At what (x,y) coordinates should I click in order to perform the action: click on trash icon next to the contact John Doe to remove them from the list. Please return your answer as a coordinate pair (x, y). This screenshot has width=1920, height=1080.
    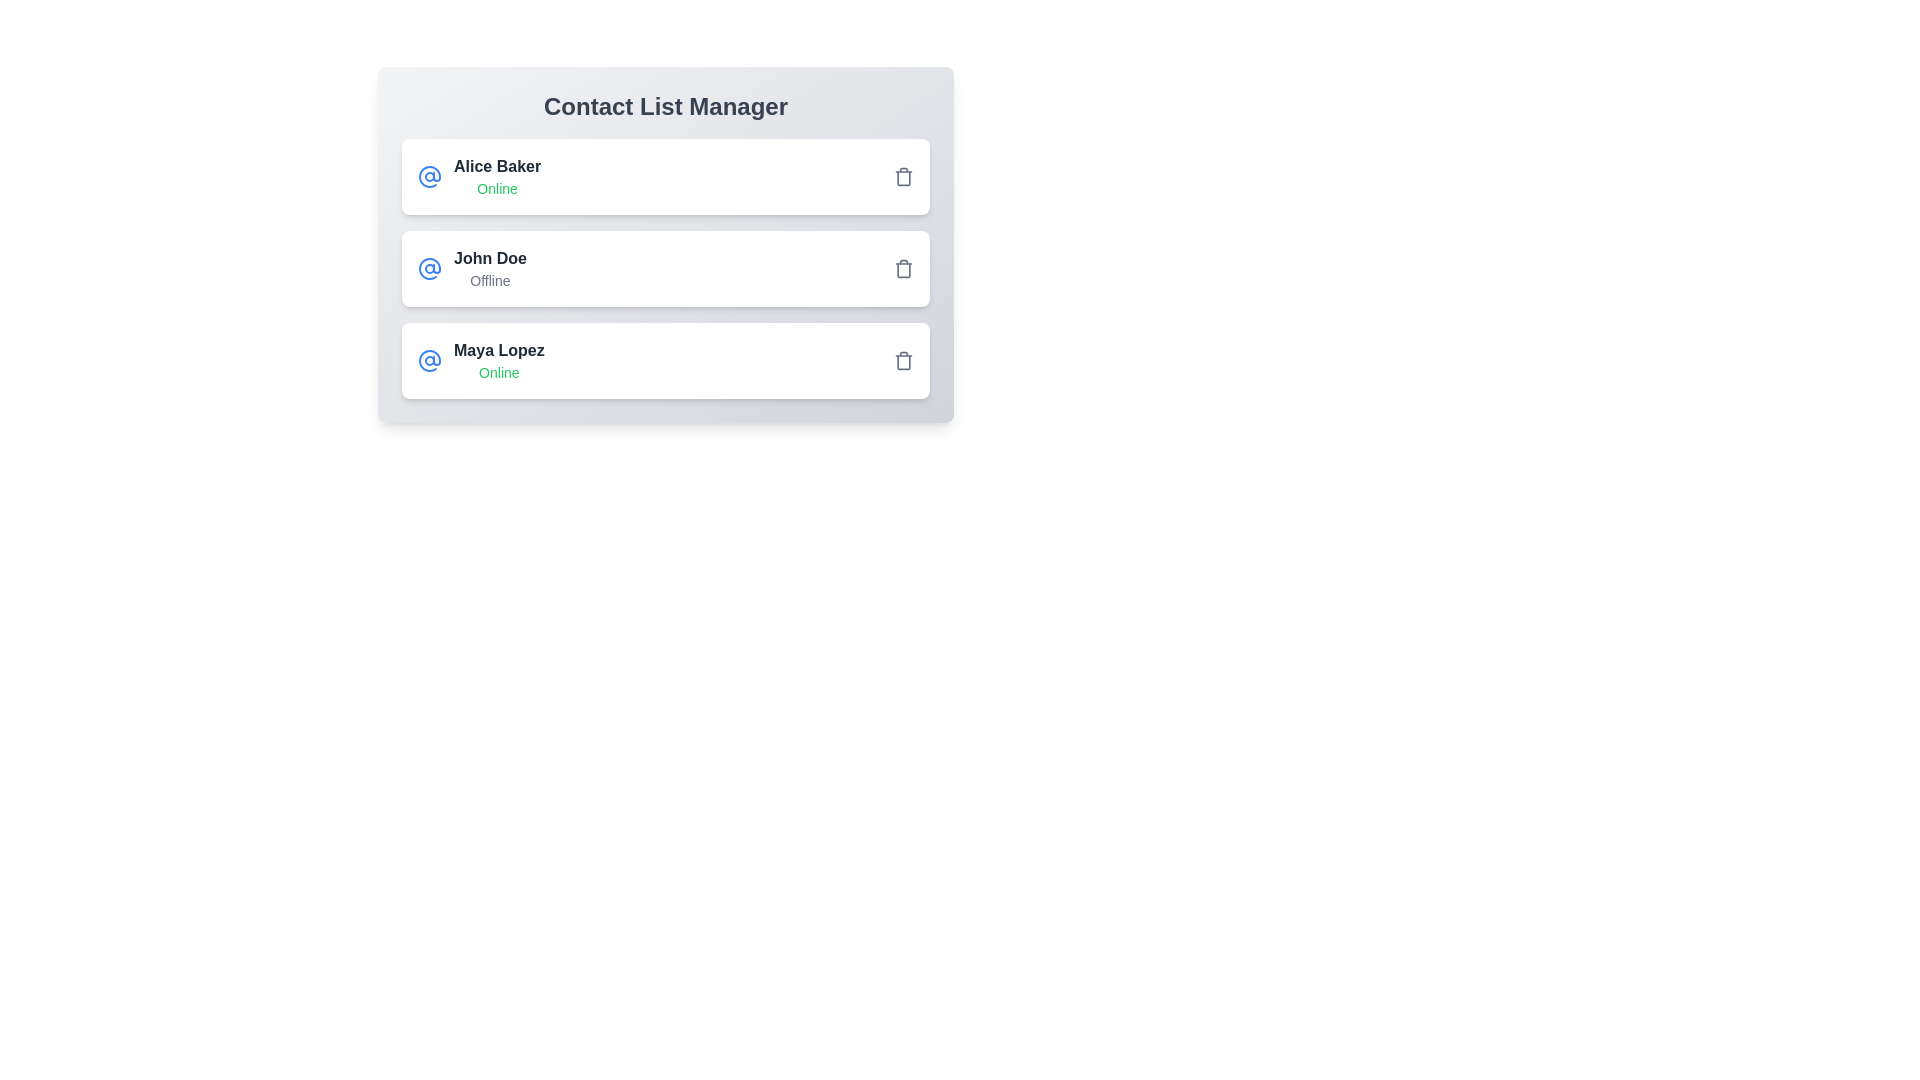
    Looking at the image, I should click on (902, 268).